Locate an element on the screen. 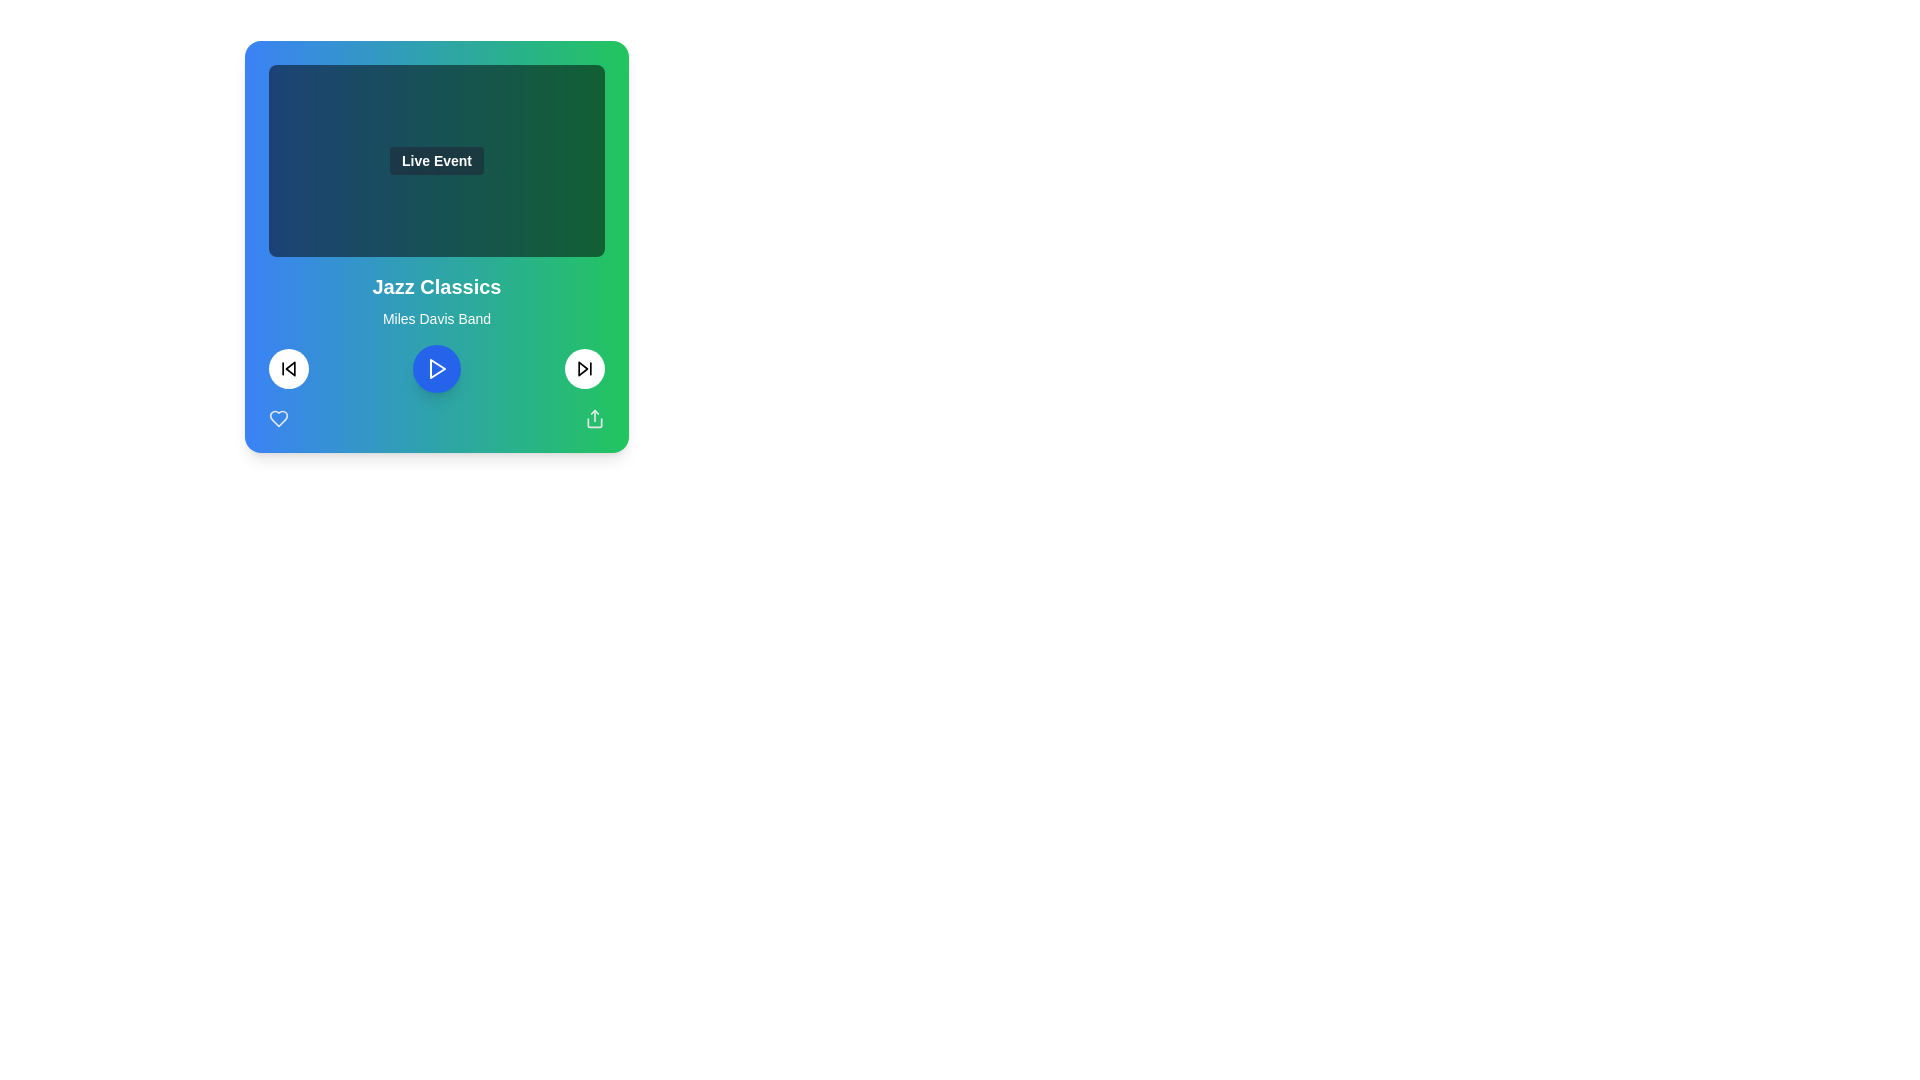  the 'Next Track' button, which is the rightmost circular button in a group of three, to skip forward to the next media item is located at coordinates (584, 369).